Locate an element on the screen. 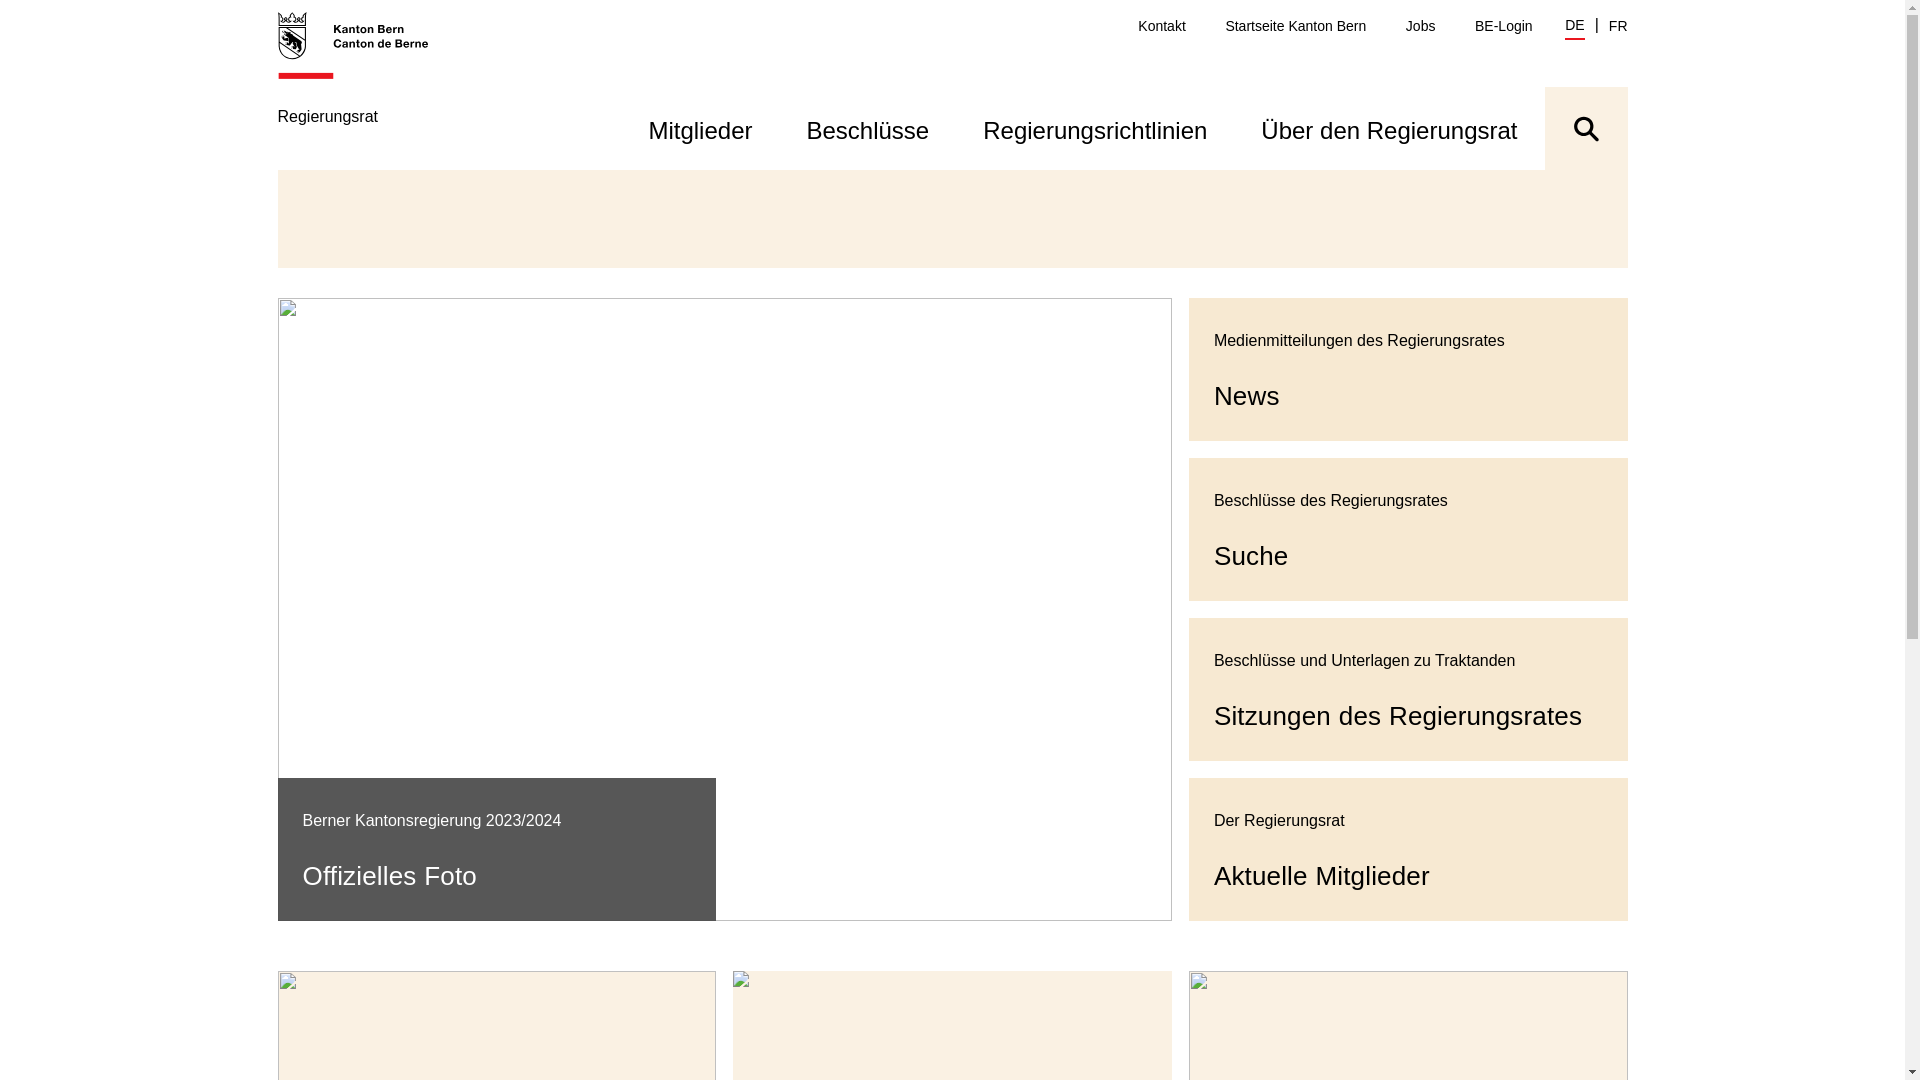 The height and width of the screenshot is (1080, 1920). 'Kontakt' is located at coordinates (1137, 26).